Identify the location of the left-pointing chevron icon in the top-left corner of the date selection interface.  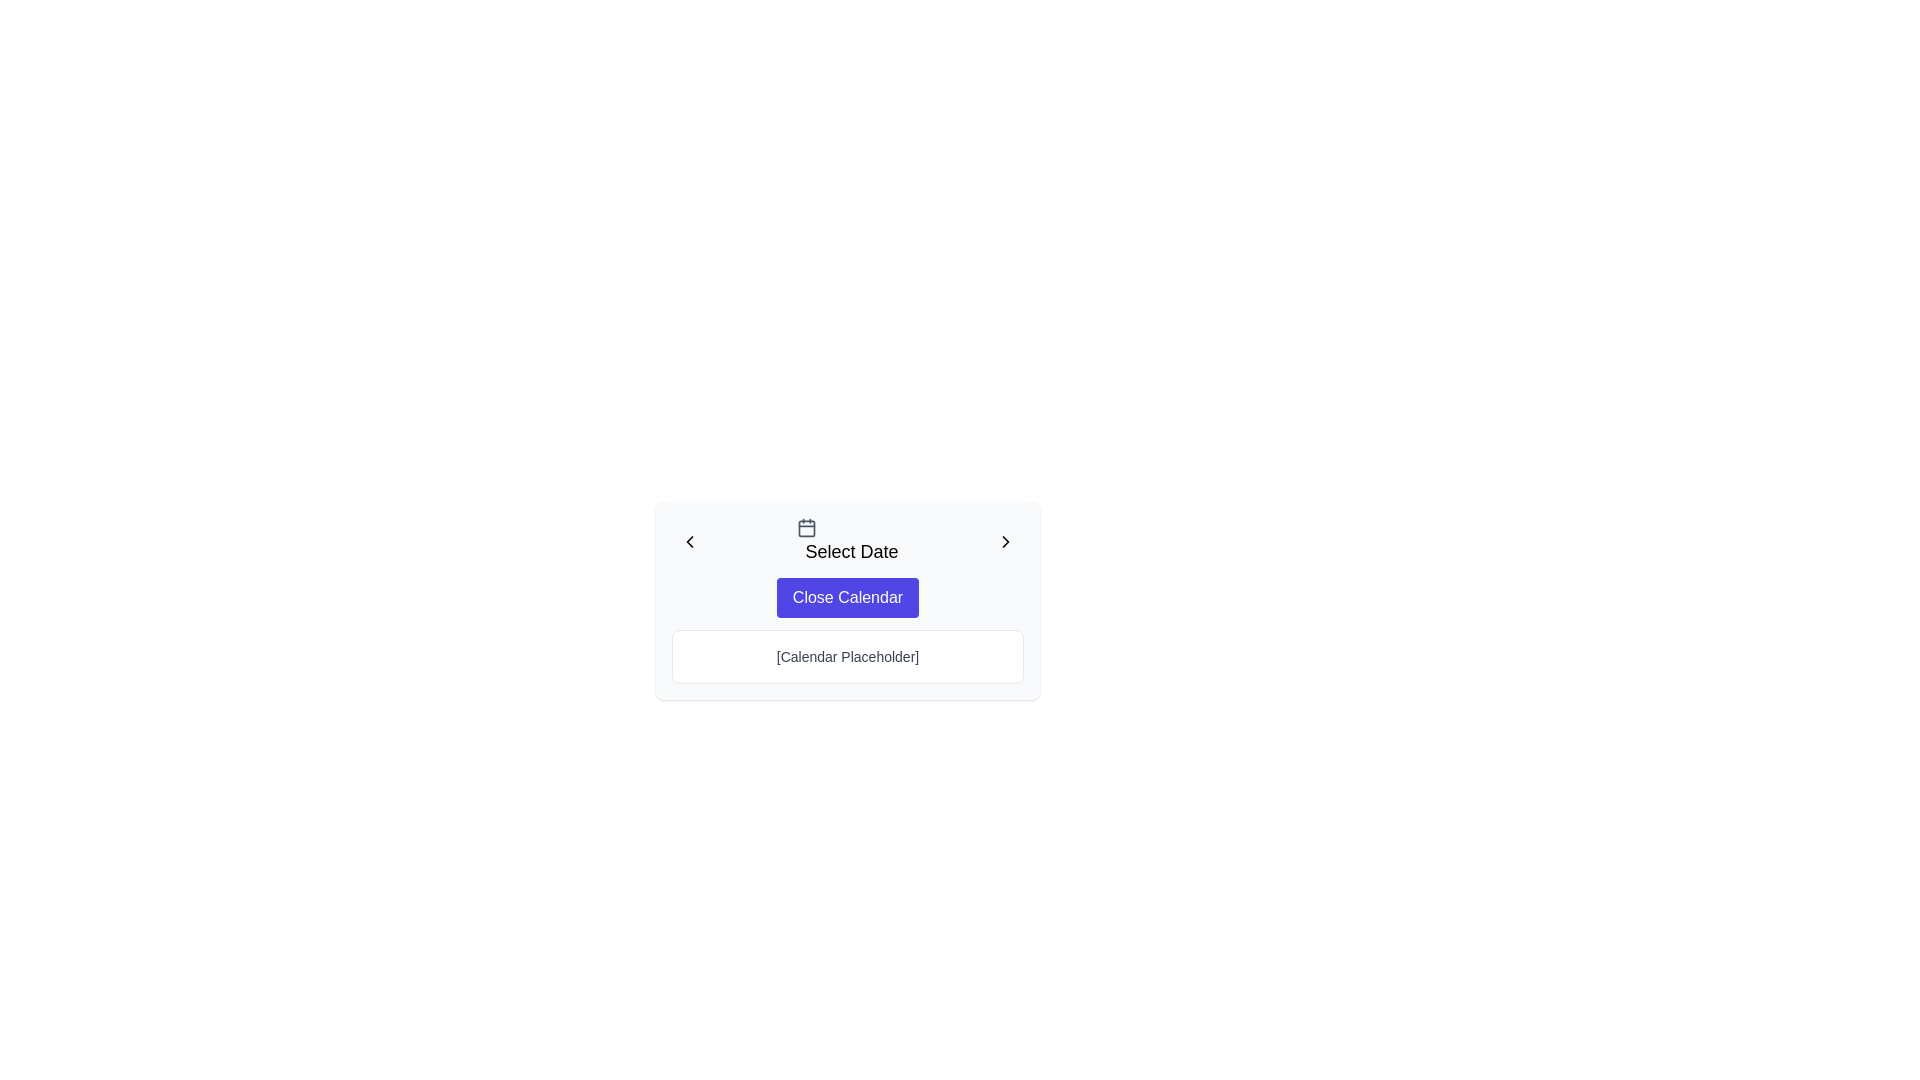
(690, 542).